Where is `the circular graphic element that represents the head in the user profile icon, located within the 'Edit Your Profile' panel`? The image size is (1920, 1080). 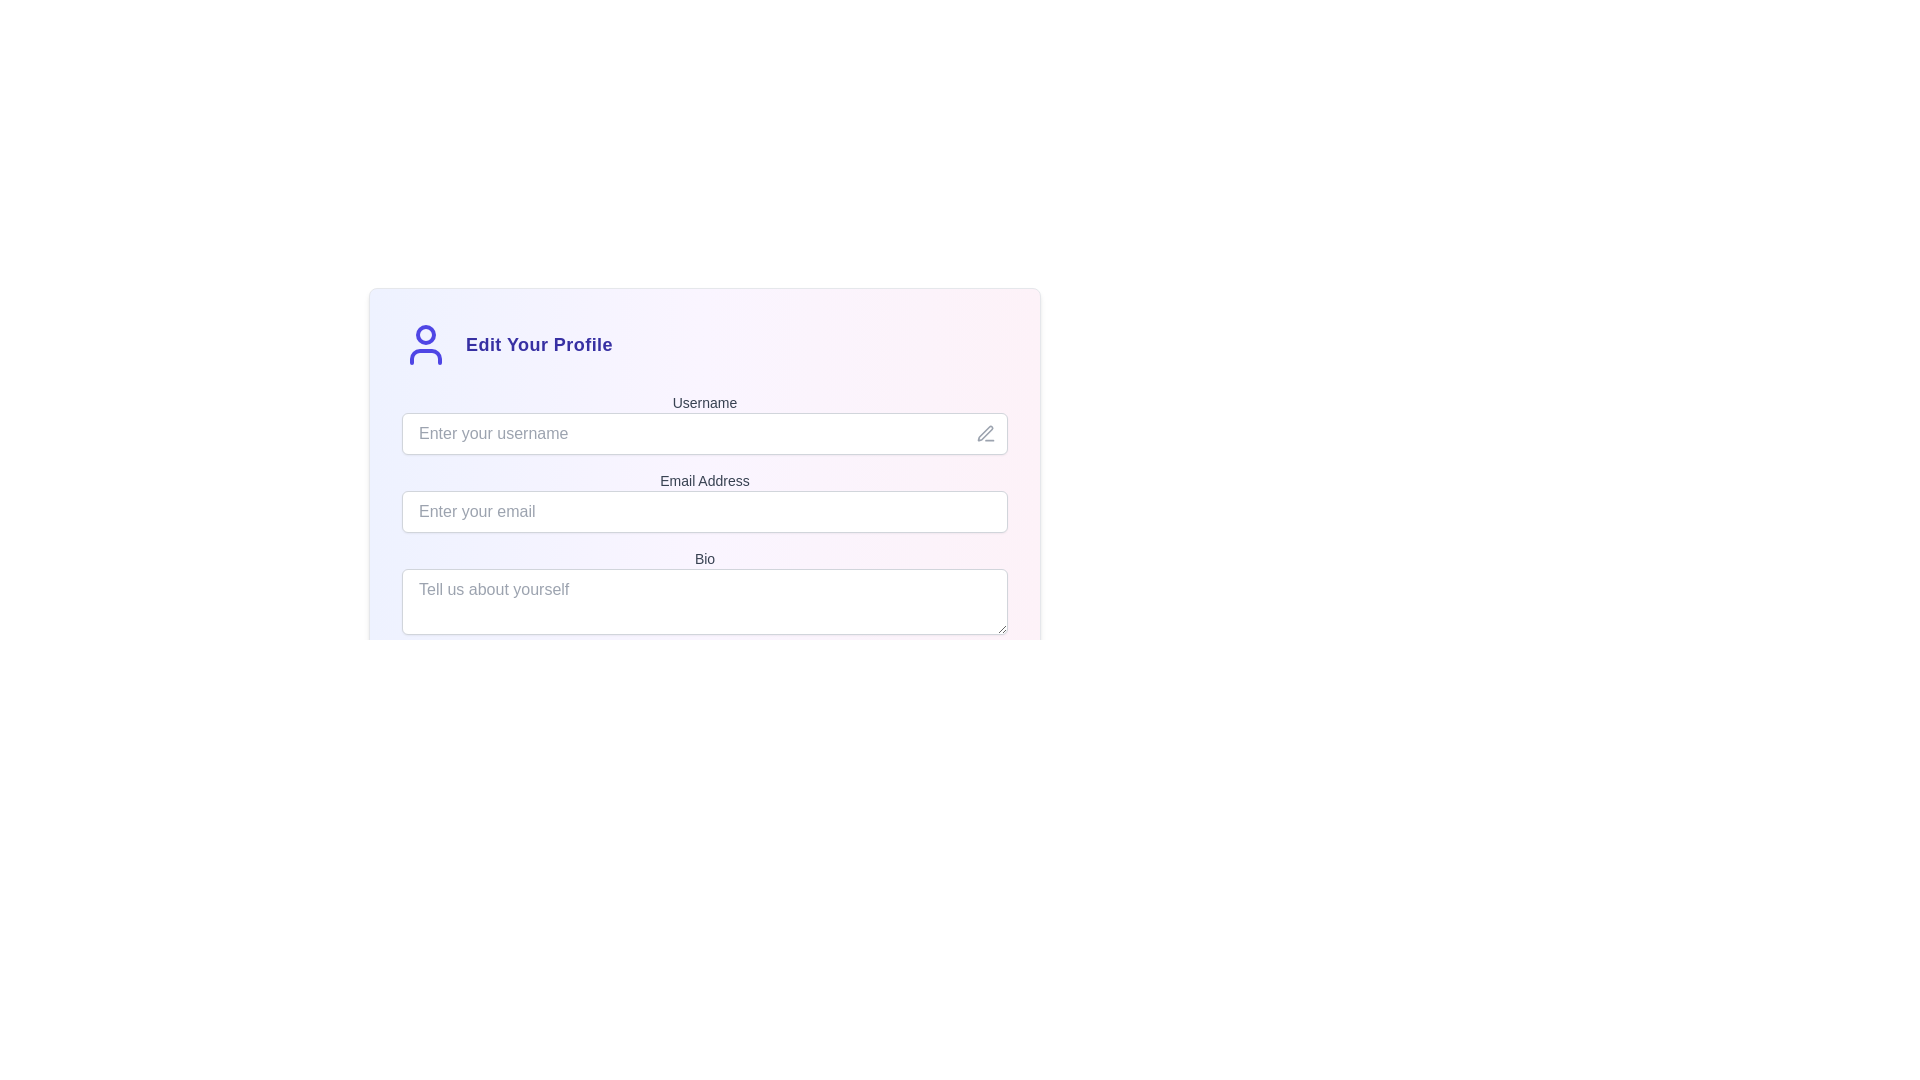 the circular graphic element that represents the head in the user profile icon, located within the 'Edit Your Profile' panel is located at coordinates (425, 334).